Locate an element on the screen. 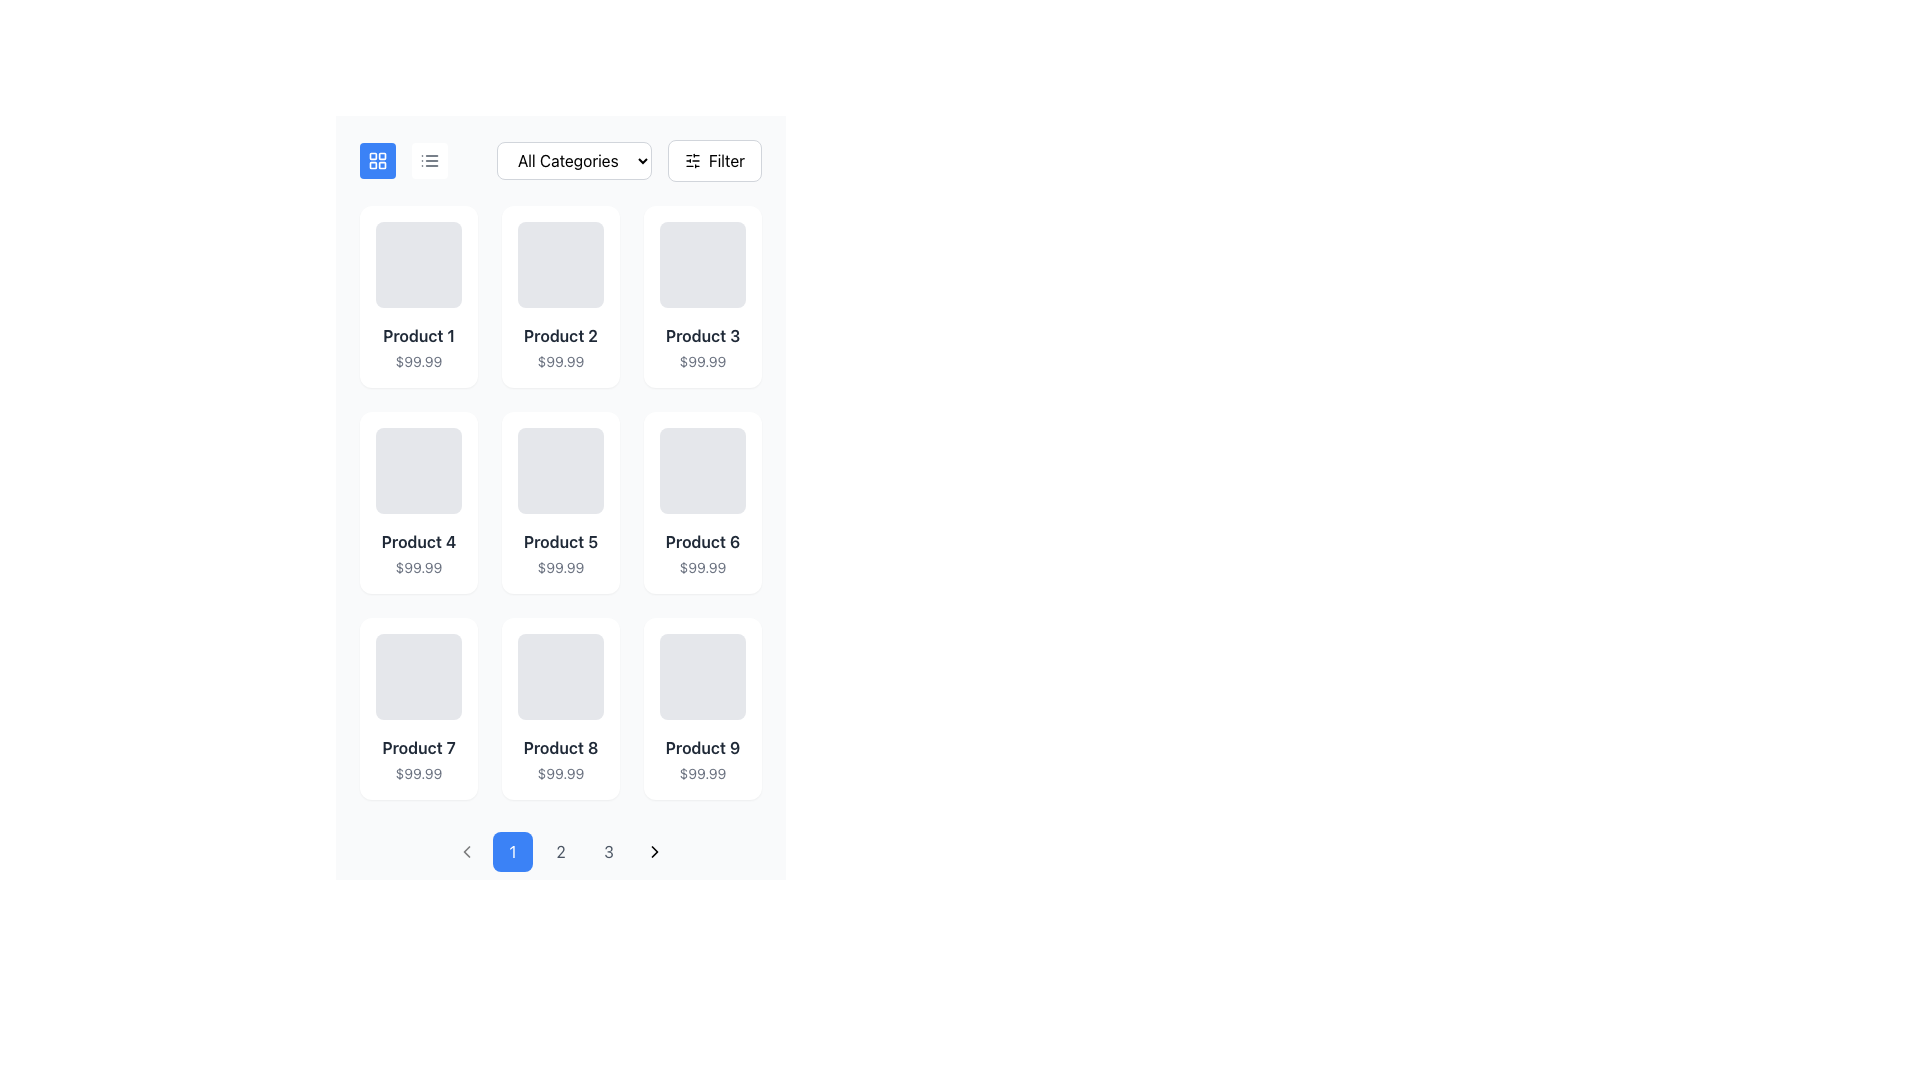 This screenshot has width=1920, height=1080. the second pagination button located at the center of the pagination bar is located at coordinates (560, 852).